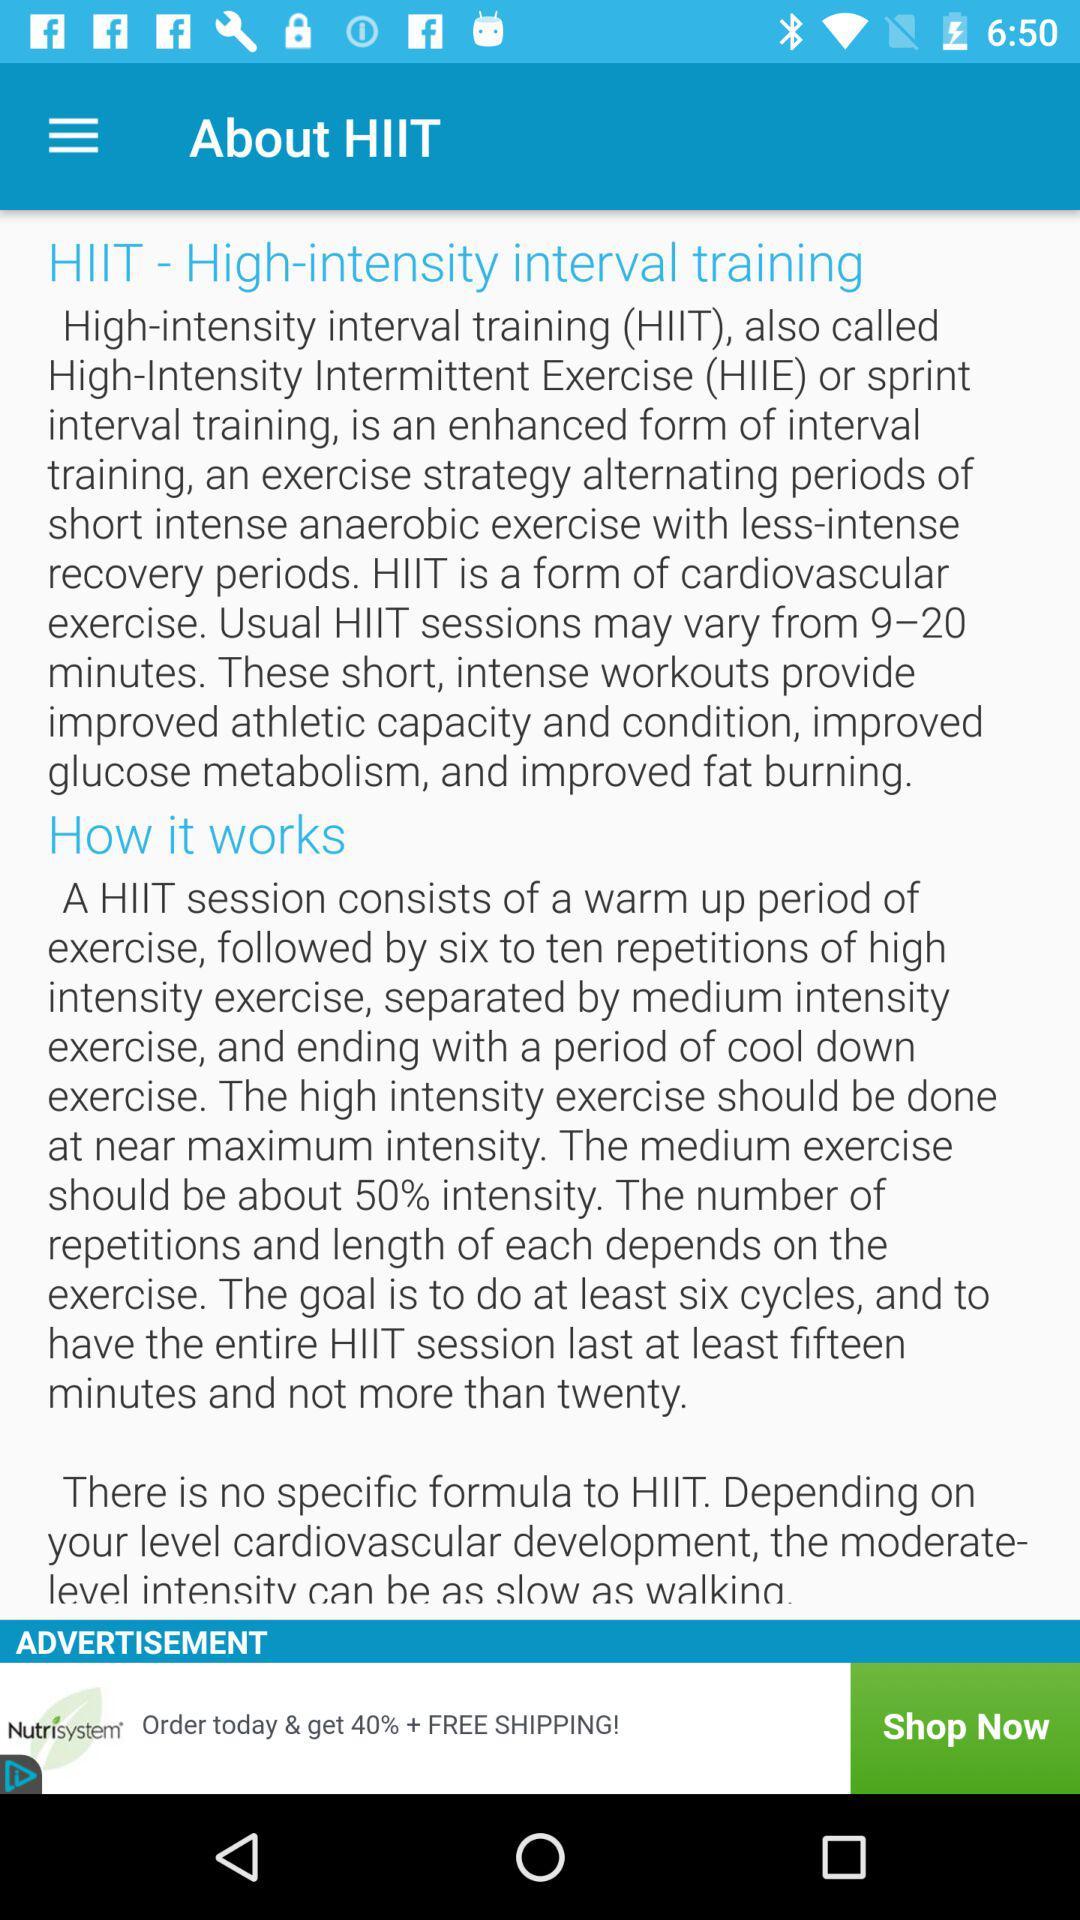 This screenshot has height=1920, width=1080. Describe the element at coordinates (72, 135) in the screenshot. I see `the icon above hiit high intensity` at that location.